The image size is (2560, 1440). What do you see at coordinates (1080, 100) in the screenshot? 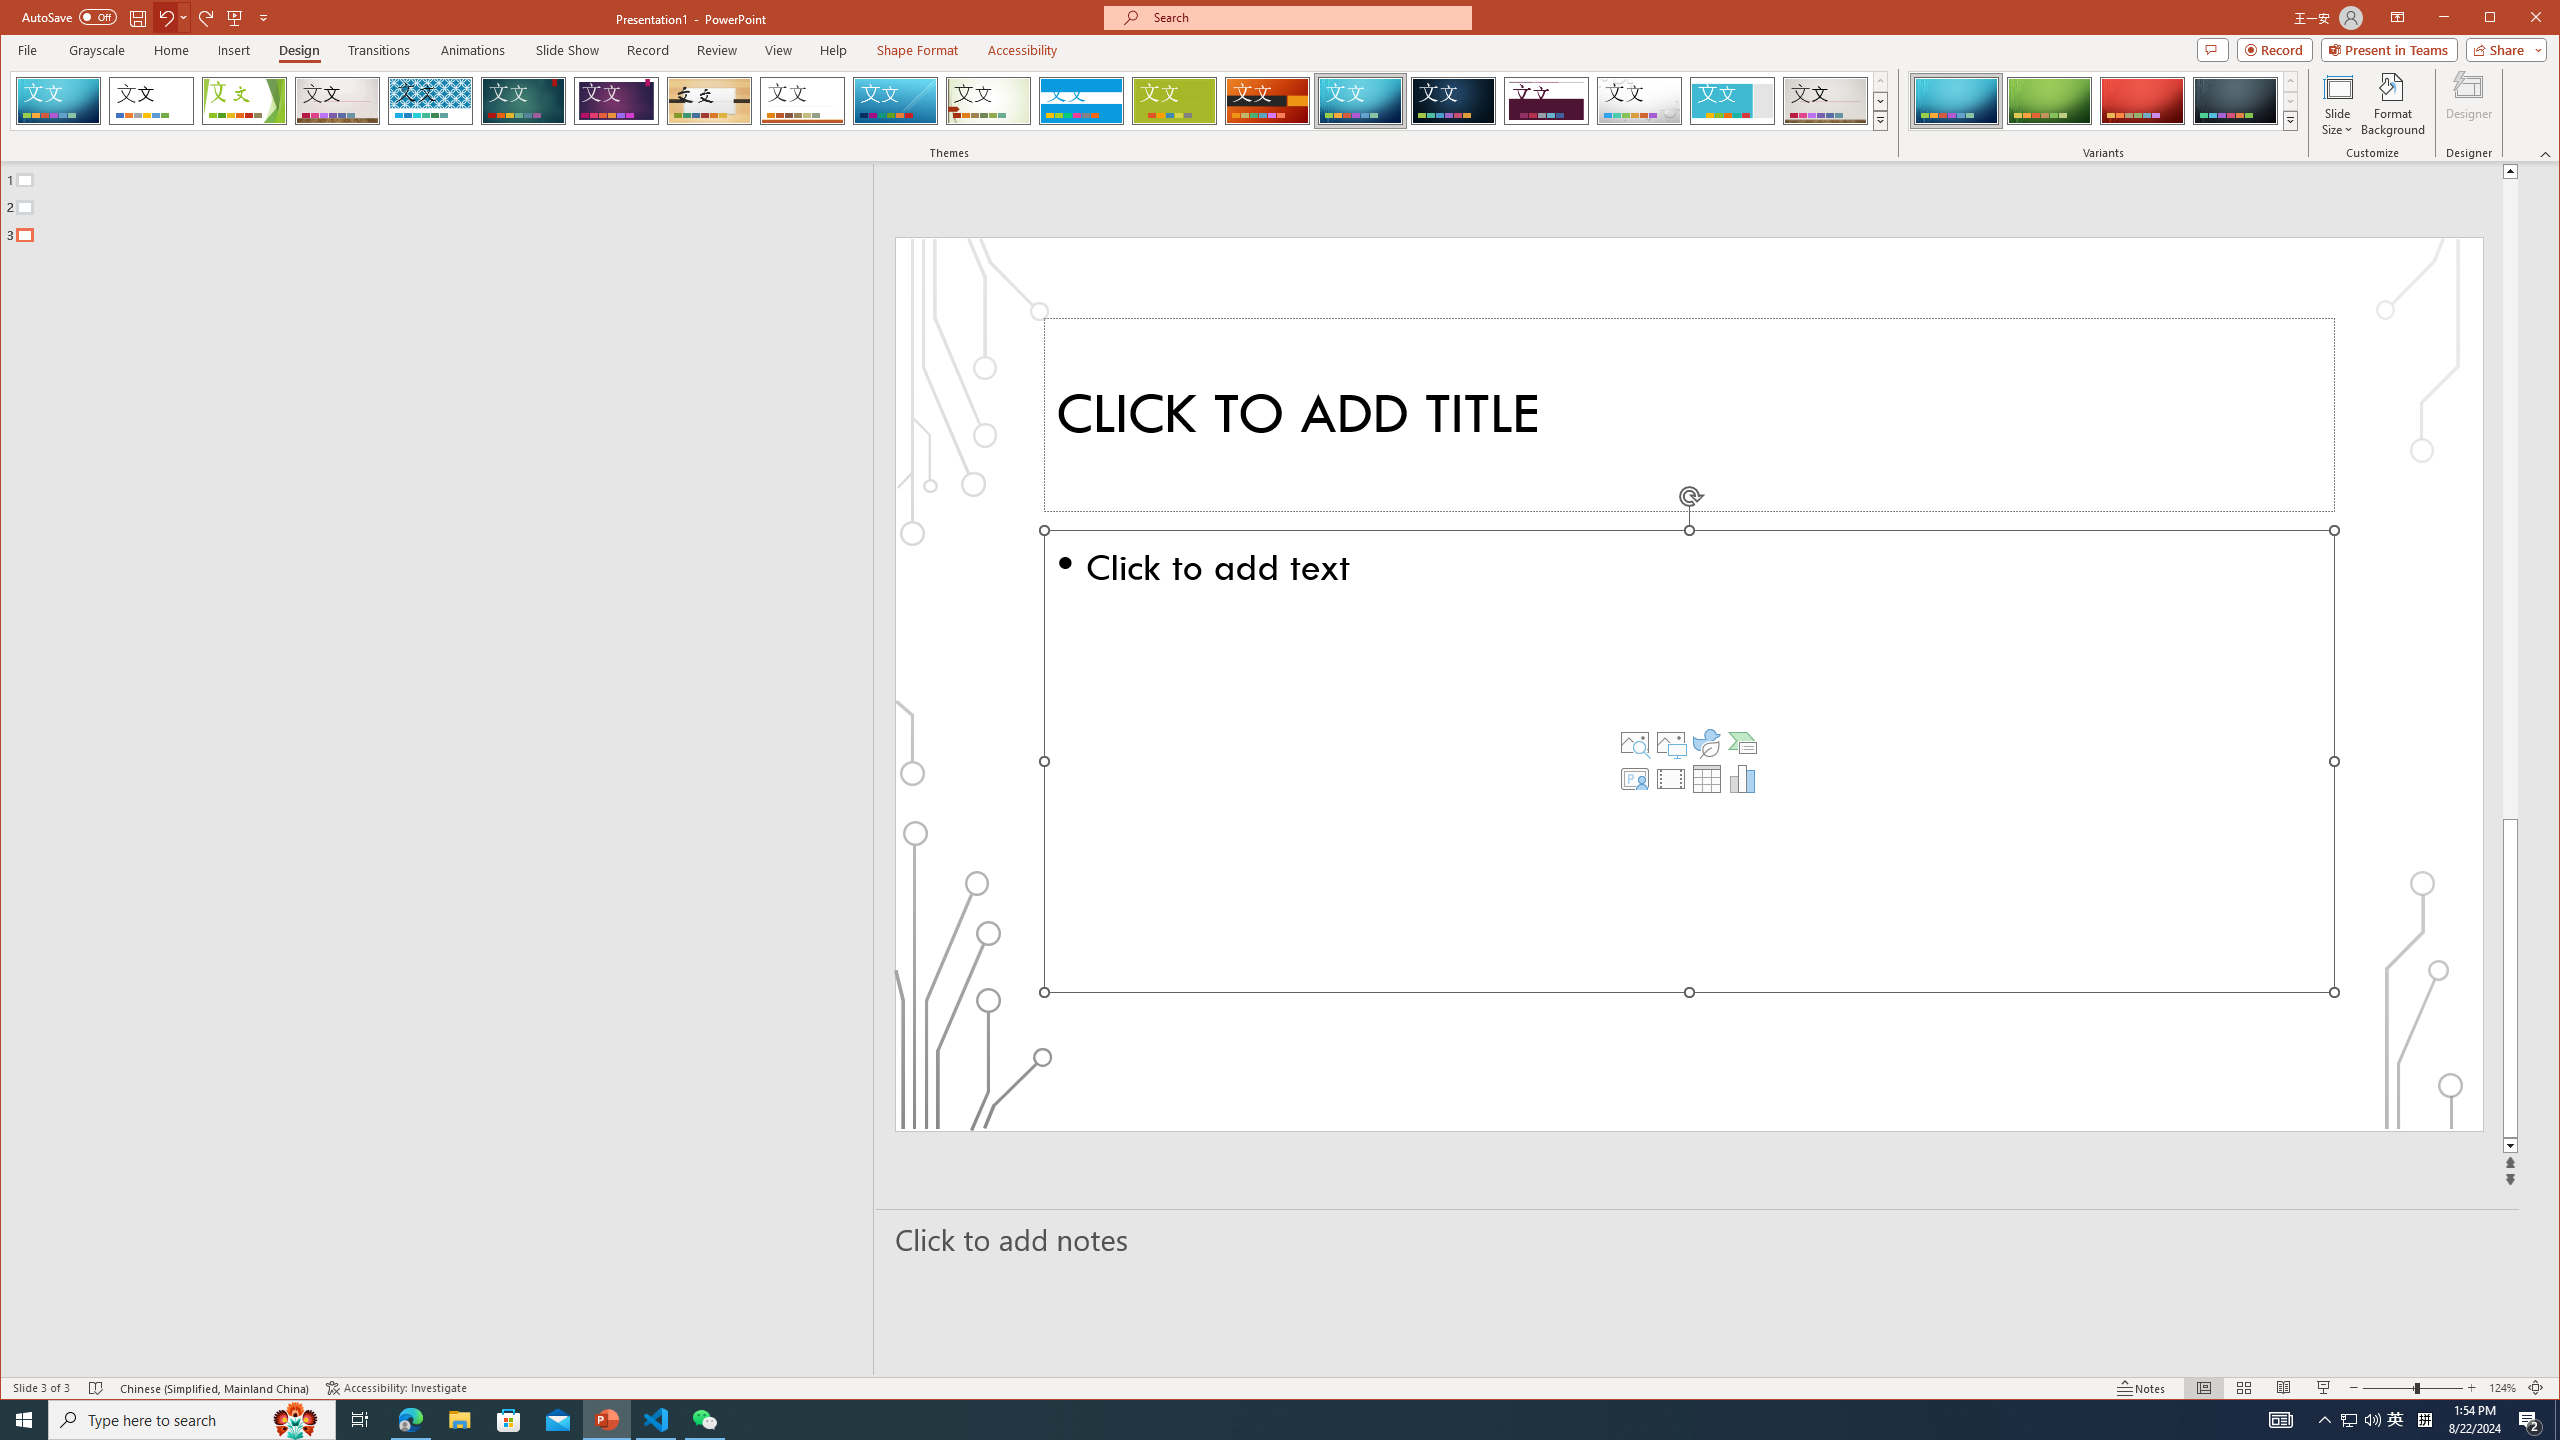
I see `'Banded'` at bounding box center [1080, 100].